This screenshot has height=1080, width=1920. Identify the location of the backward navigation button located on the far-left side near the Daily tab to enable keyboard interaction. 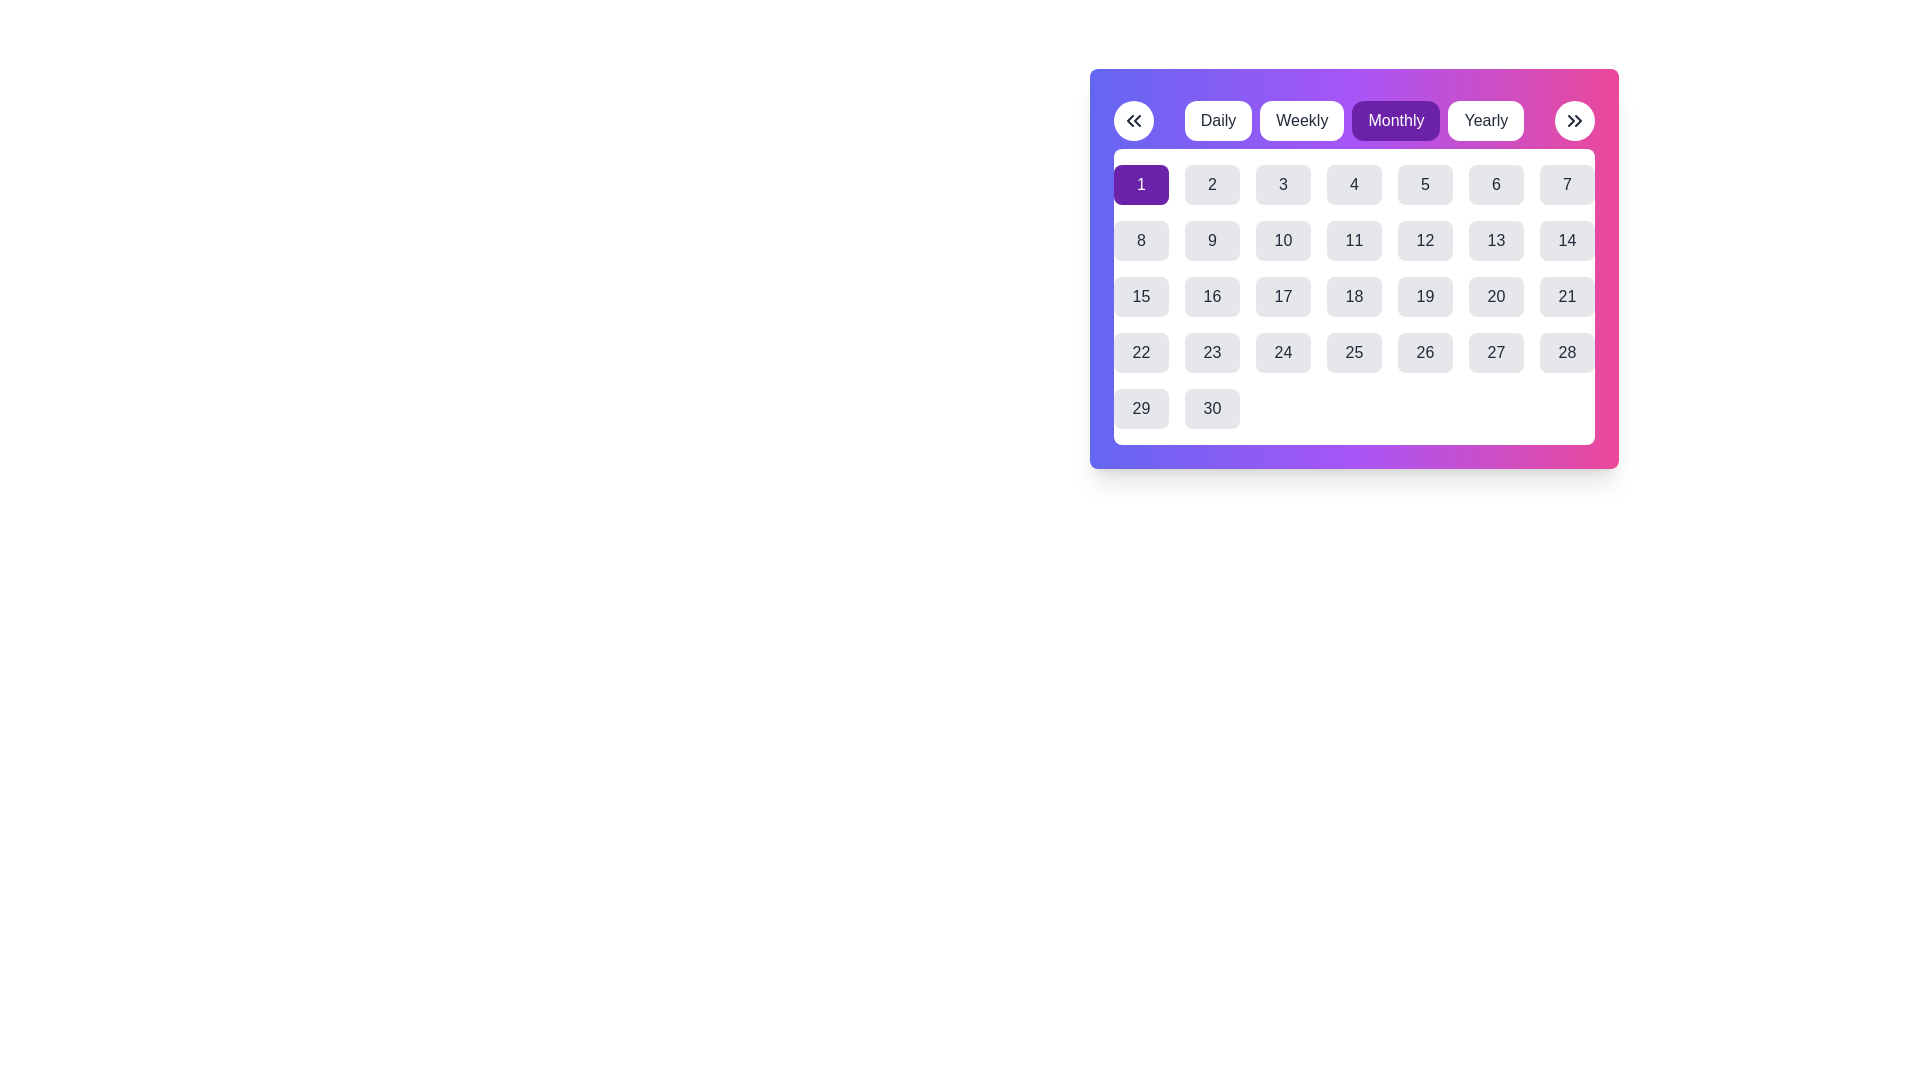
(1133, 120).